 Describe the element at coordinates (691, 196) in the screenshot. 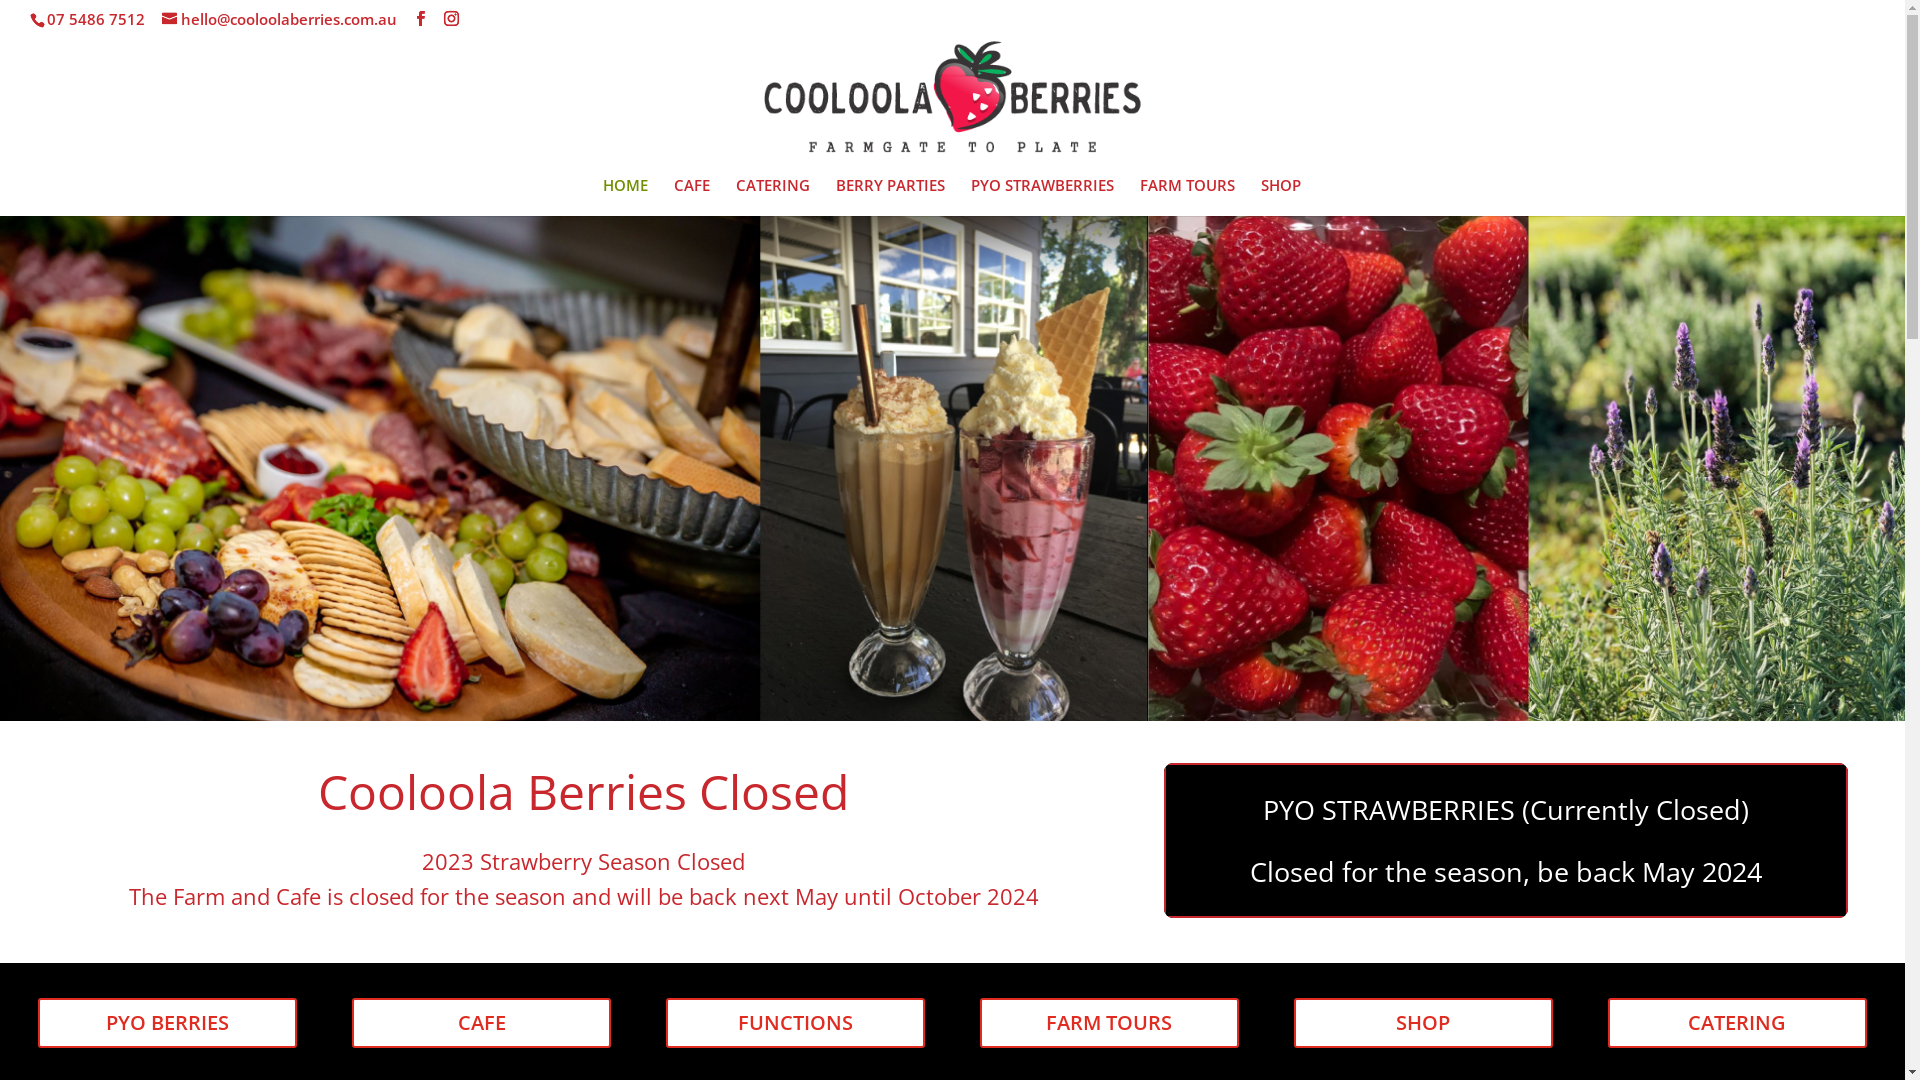

I see `'CAFE'` at that location.